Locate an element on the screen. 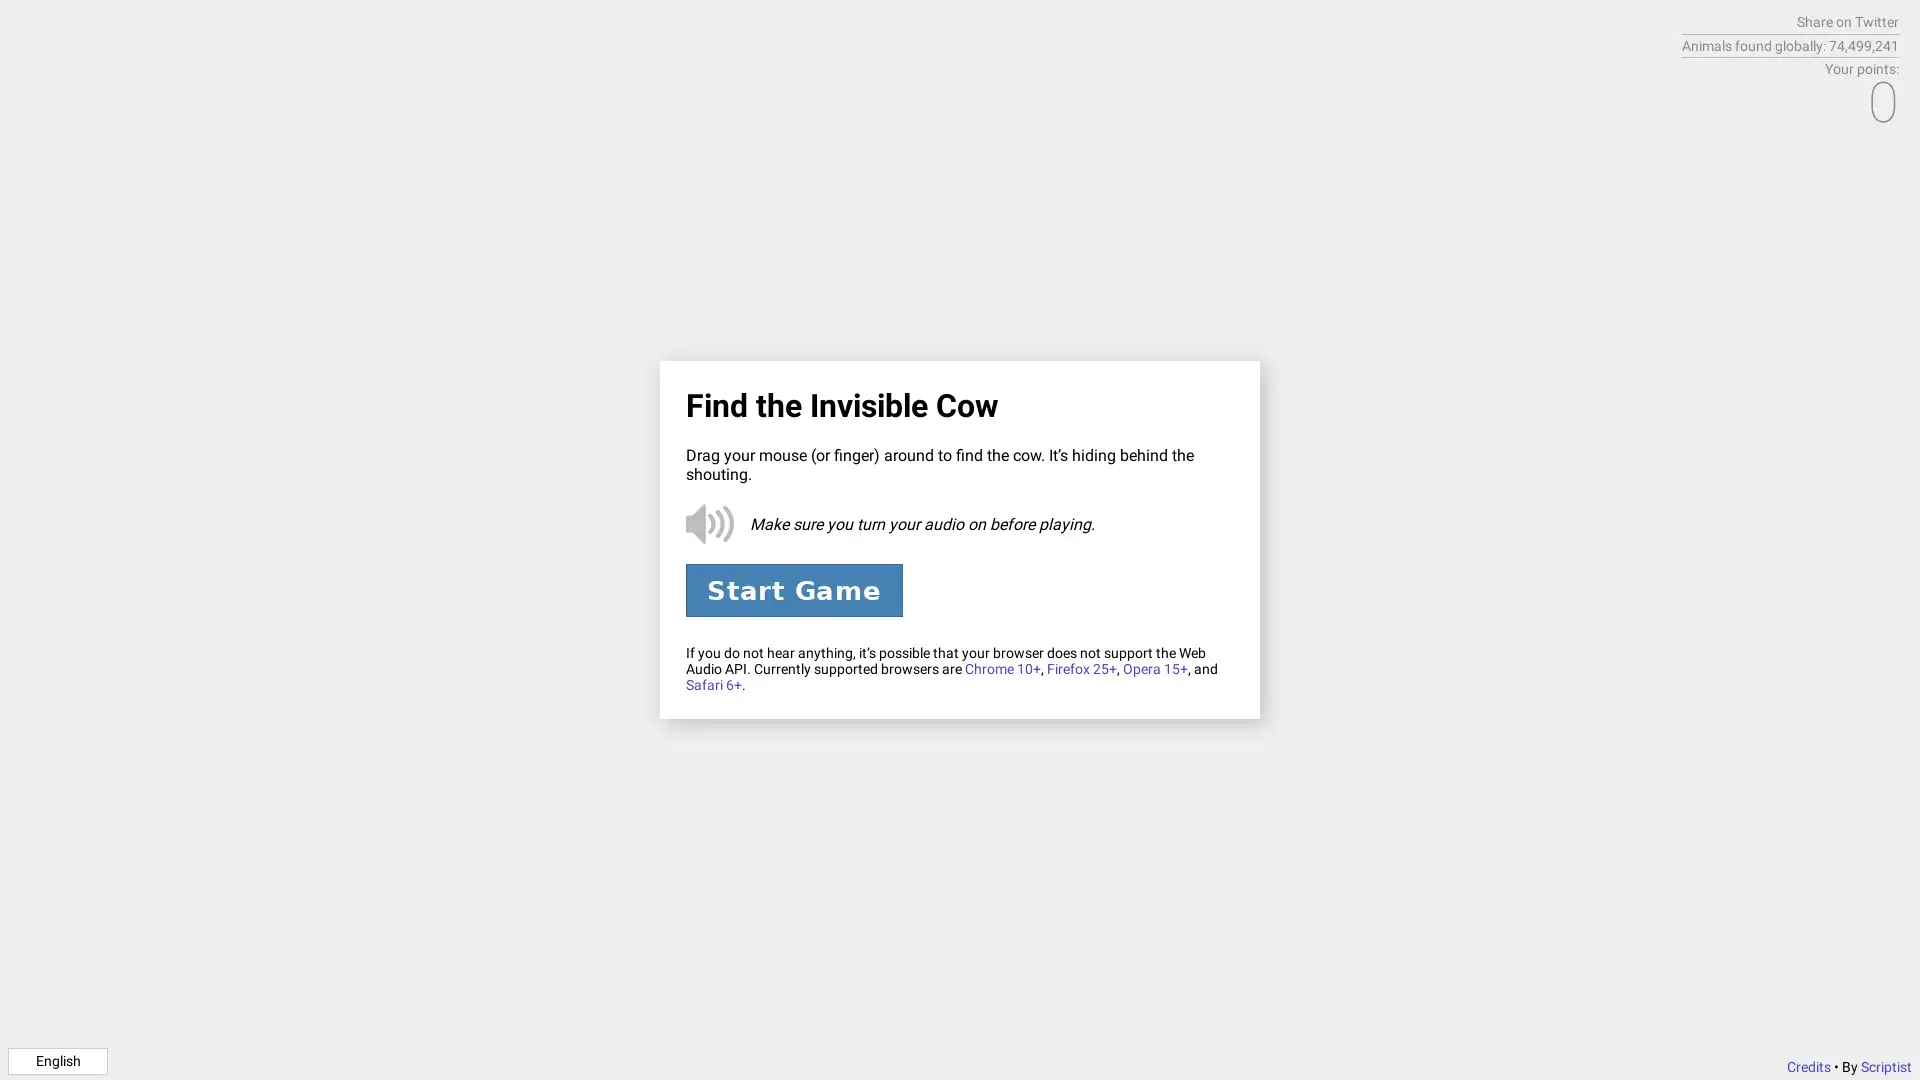 This screenshot has height=1080, width=1920. Share on Twitter is located at coordinates (1847, 22).